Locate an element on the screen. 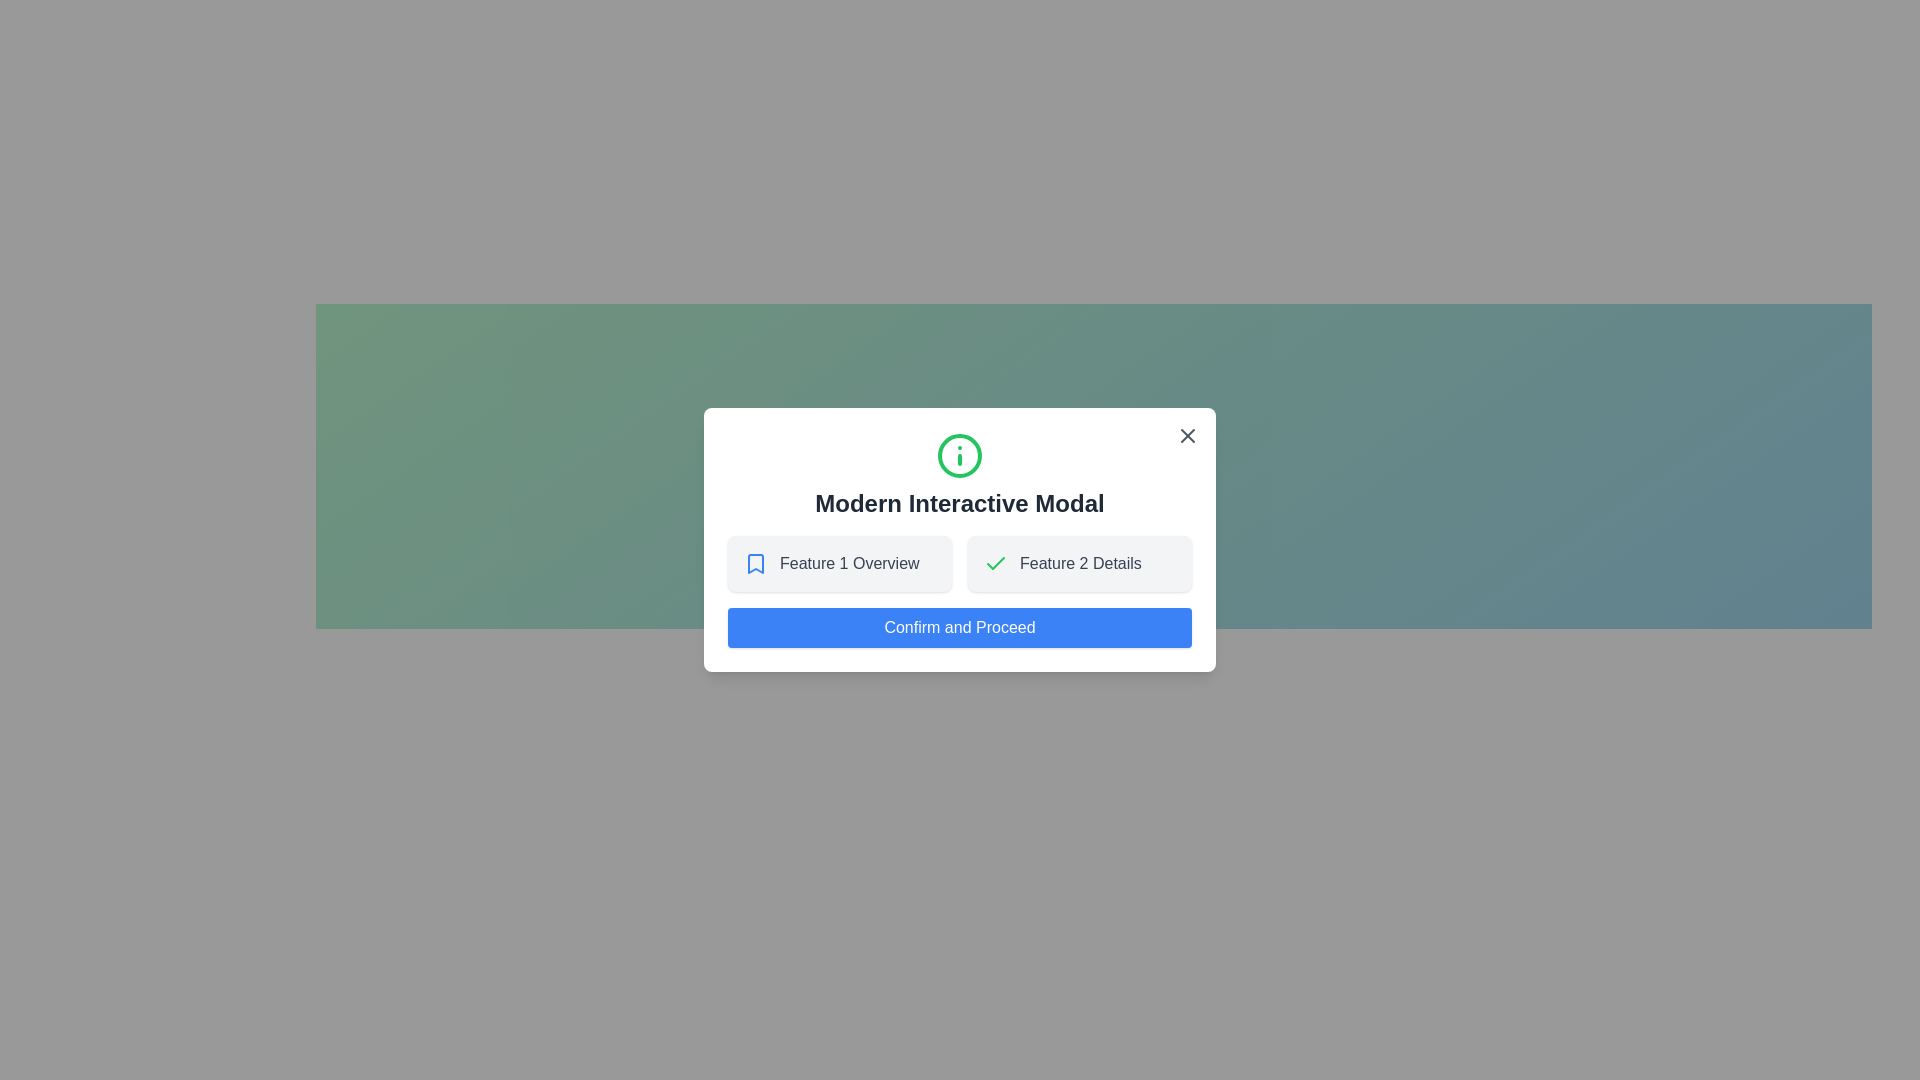 Image resolution: width=1920 pixels, height=1080 pixels. the circular icon with a green border and an 'i' symbol, located at the top center of the information modal above the heading 'Modern Interactive Modal' is located at coordinates (960, 455).